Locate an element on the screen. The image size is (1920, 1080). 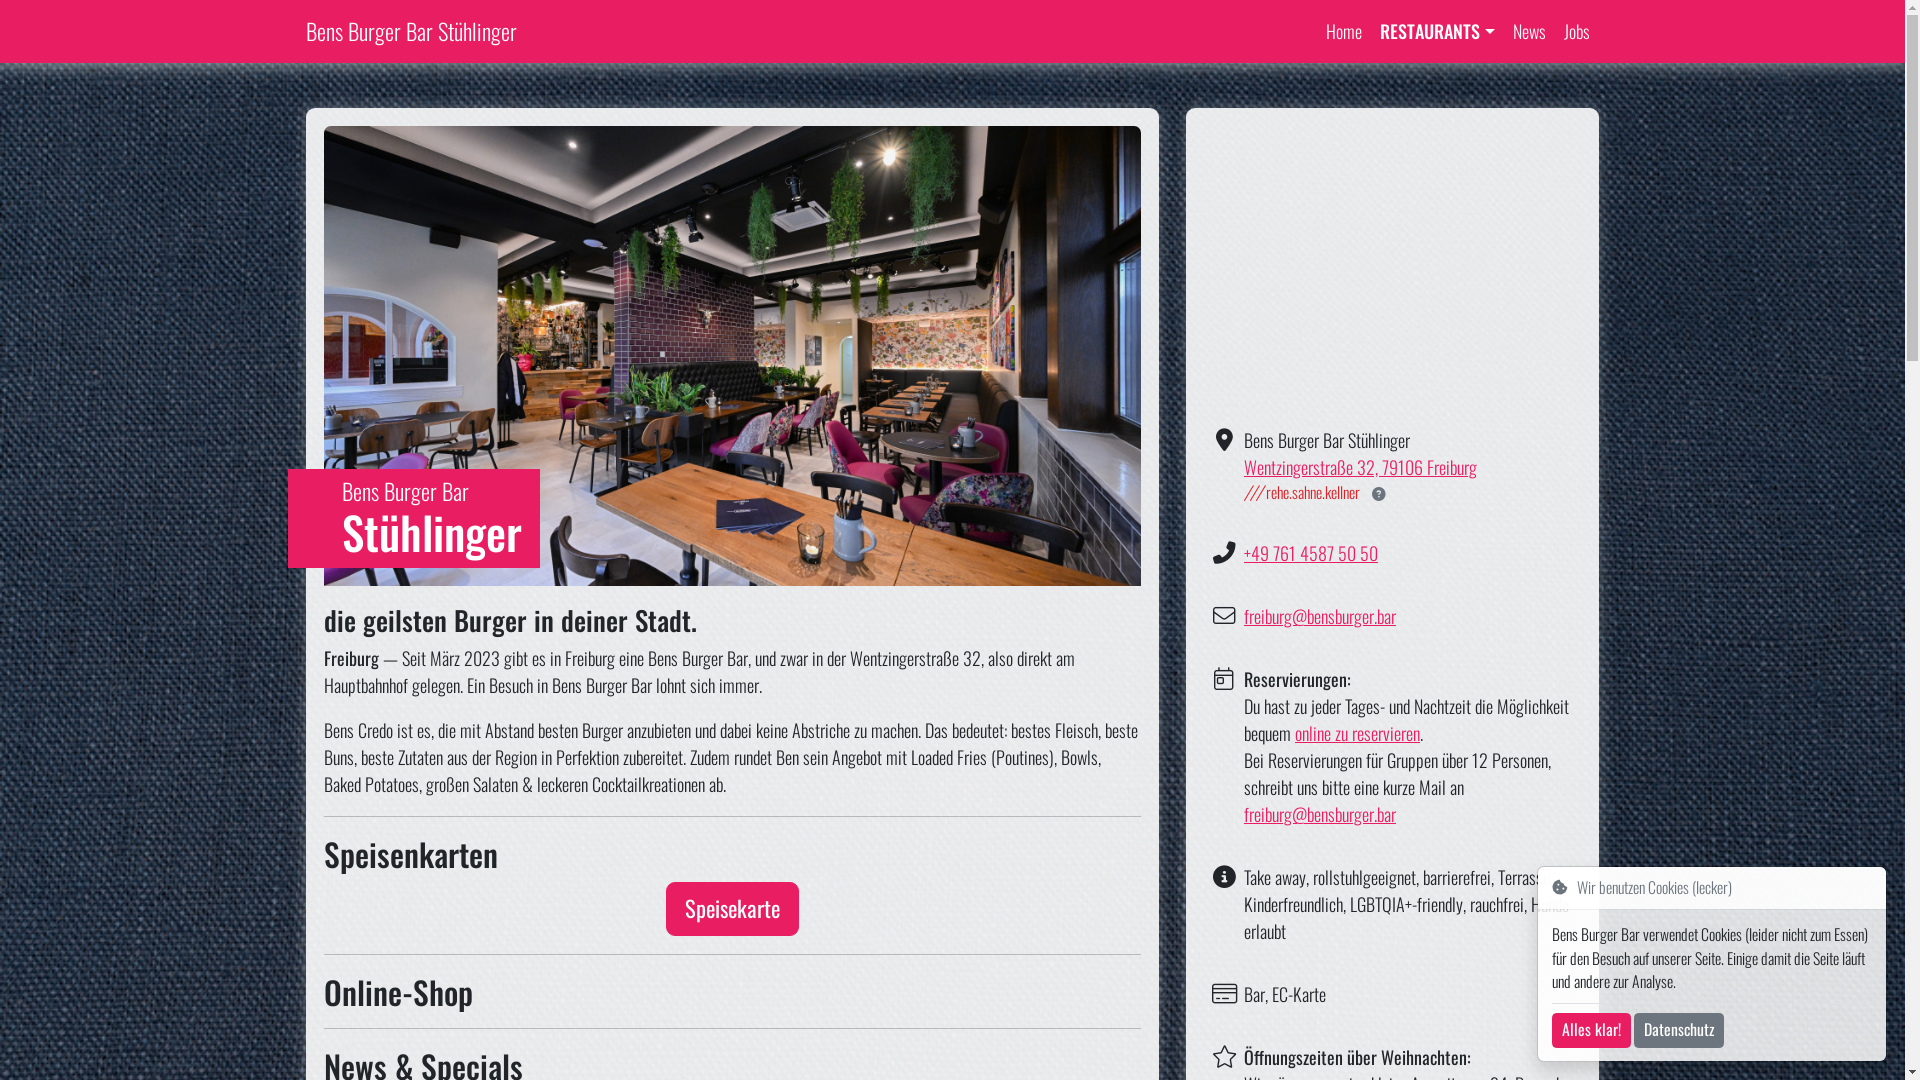
'Alles klar!' is located at coordinates (1590, 1030).